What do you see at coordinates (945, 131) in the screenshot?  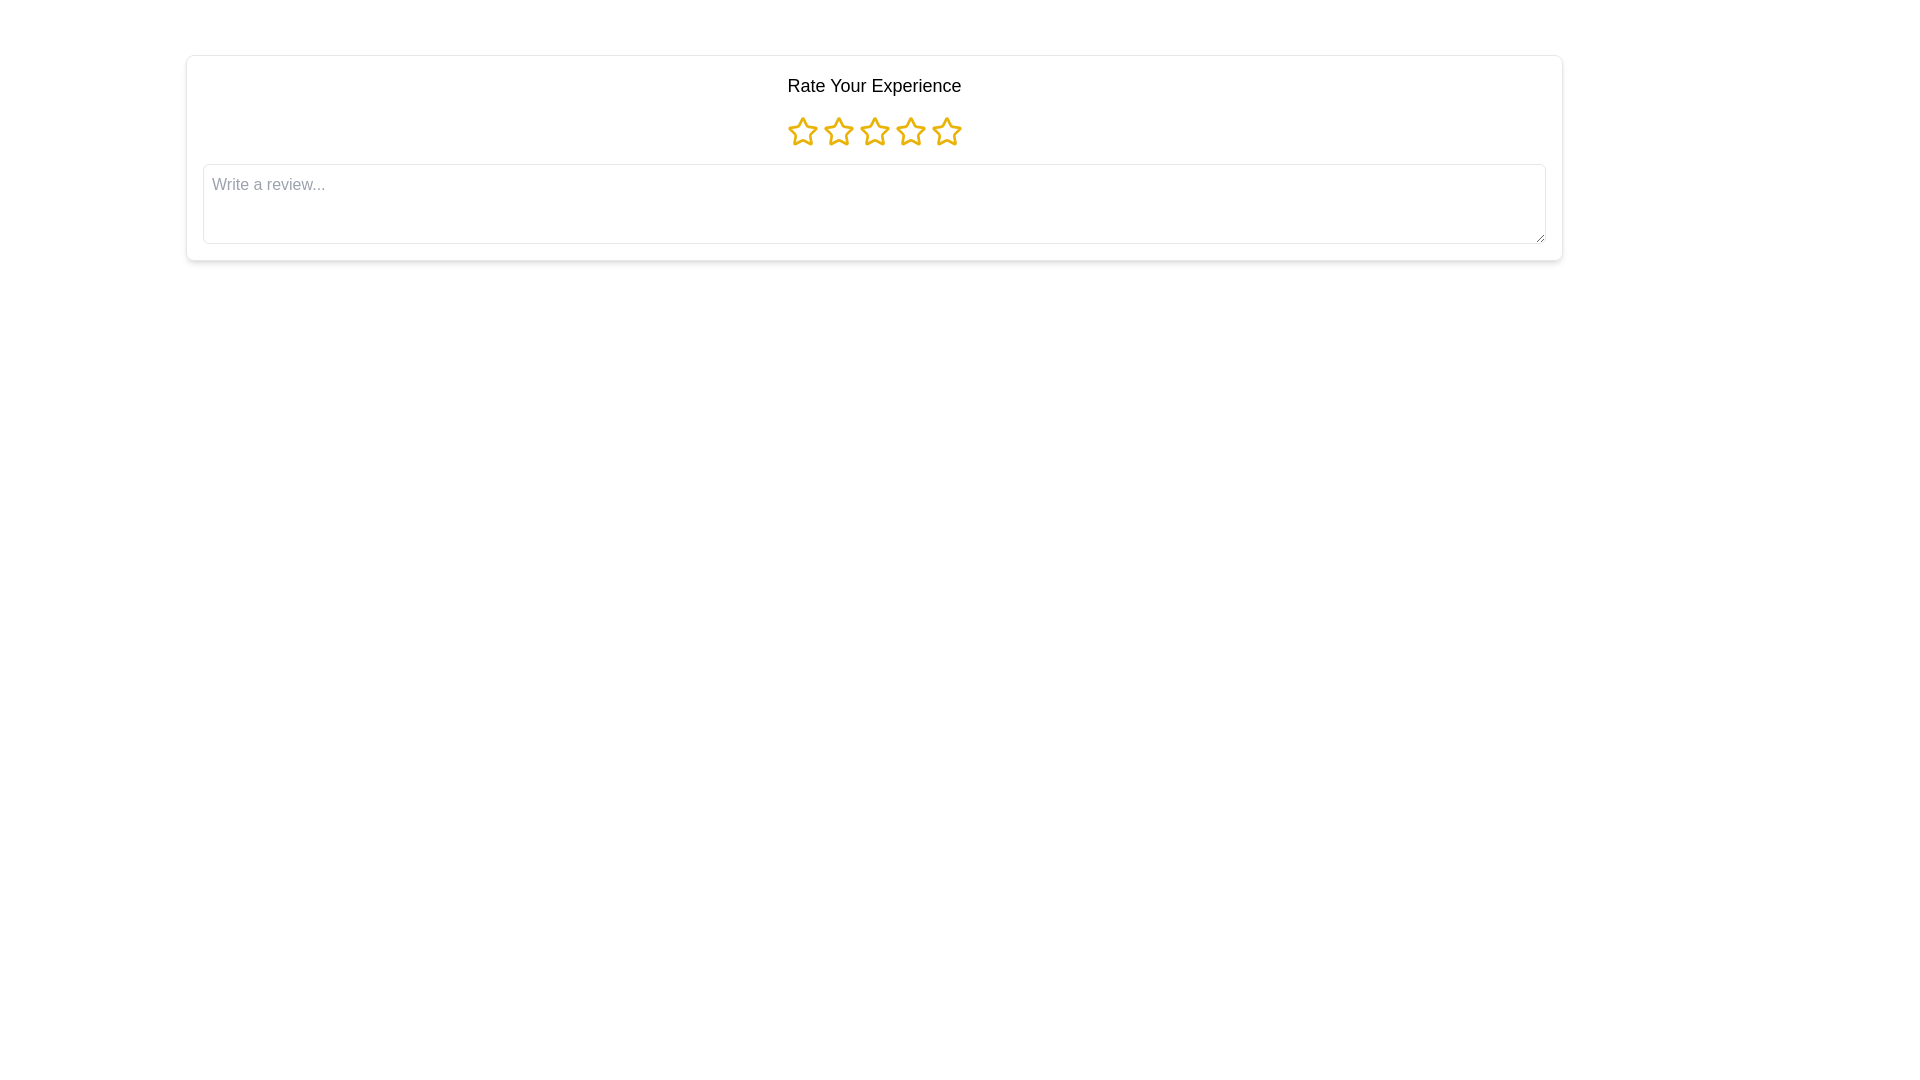 I see `the fifth star in the rating system located under 'Rate Your Experience'` at bounding box center [945, 131].